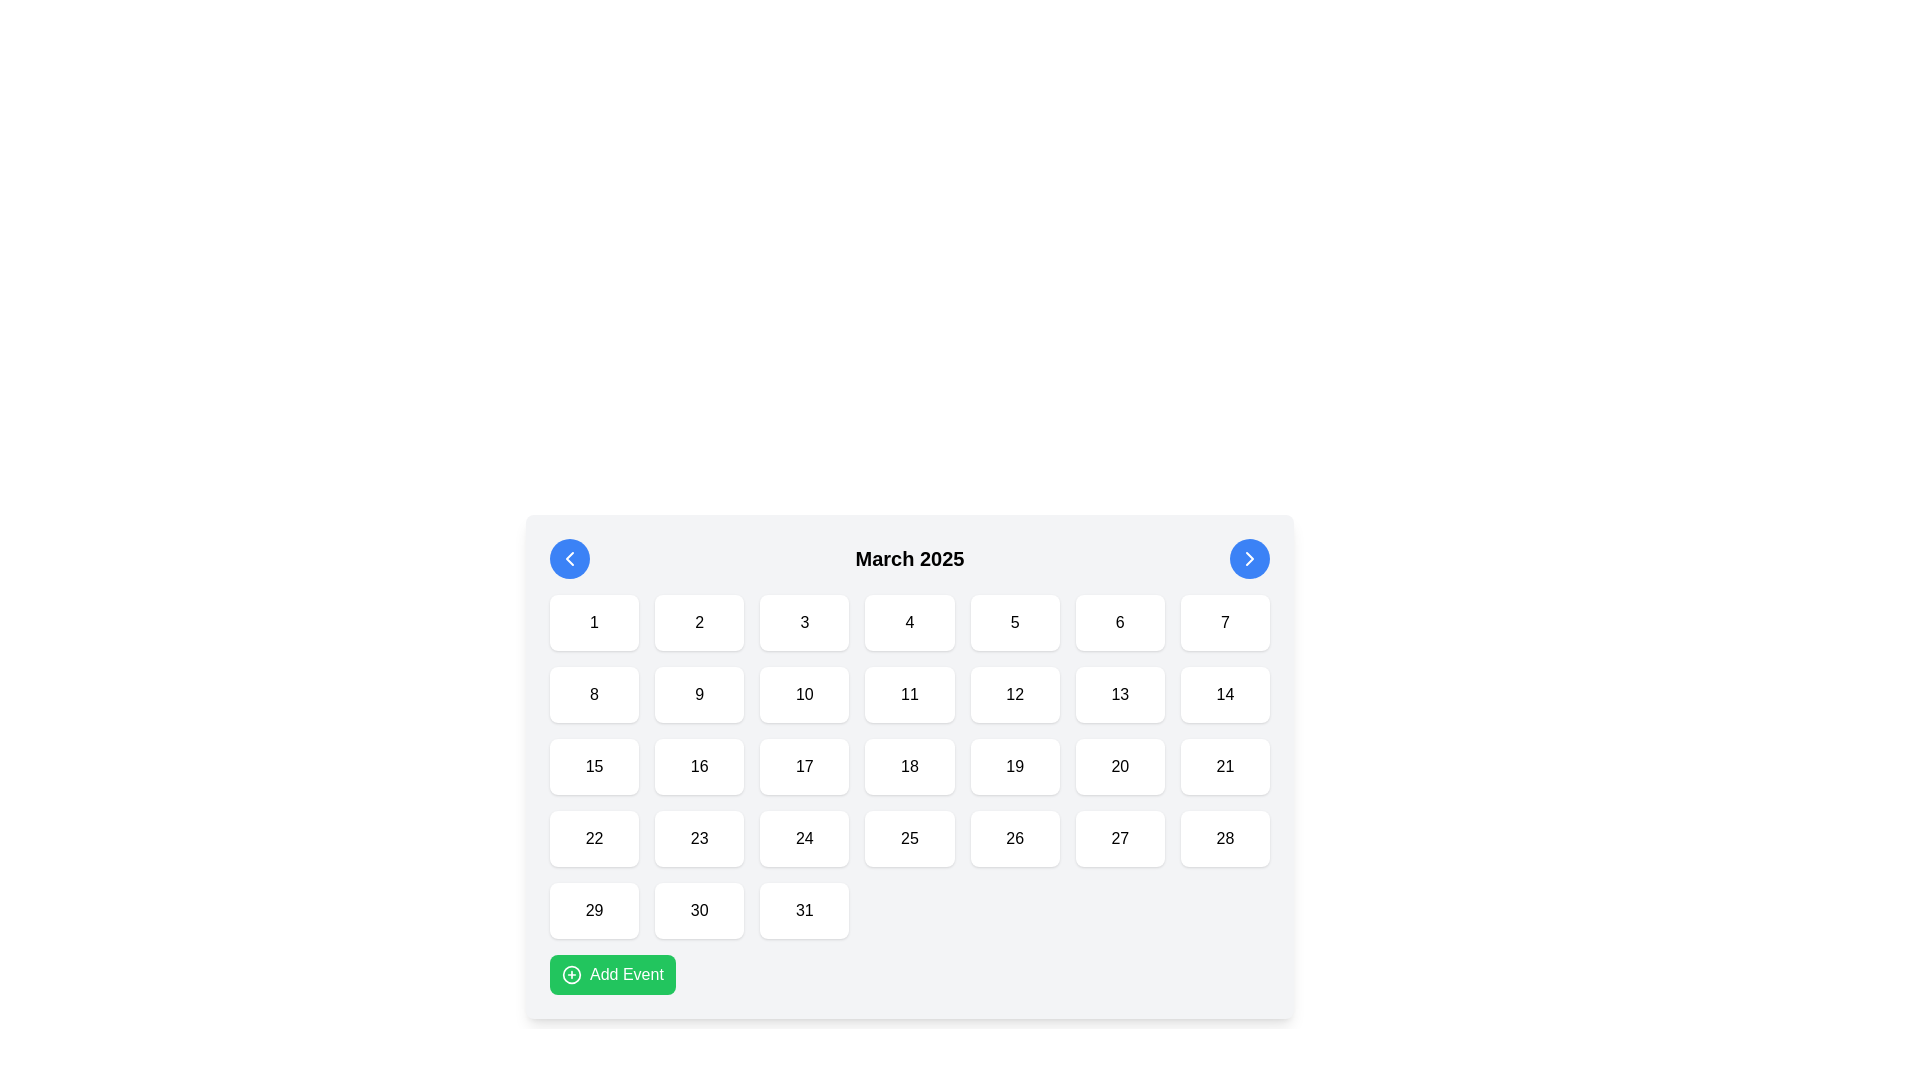 This screenshot has height=1080, width=1920. I want to click on the date '11' element in the calendar view, which is located in the second row and fourth column under 'March 2025', so click(909, 693).